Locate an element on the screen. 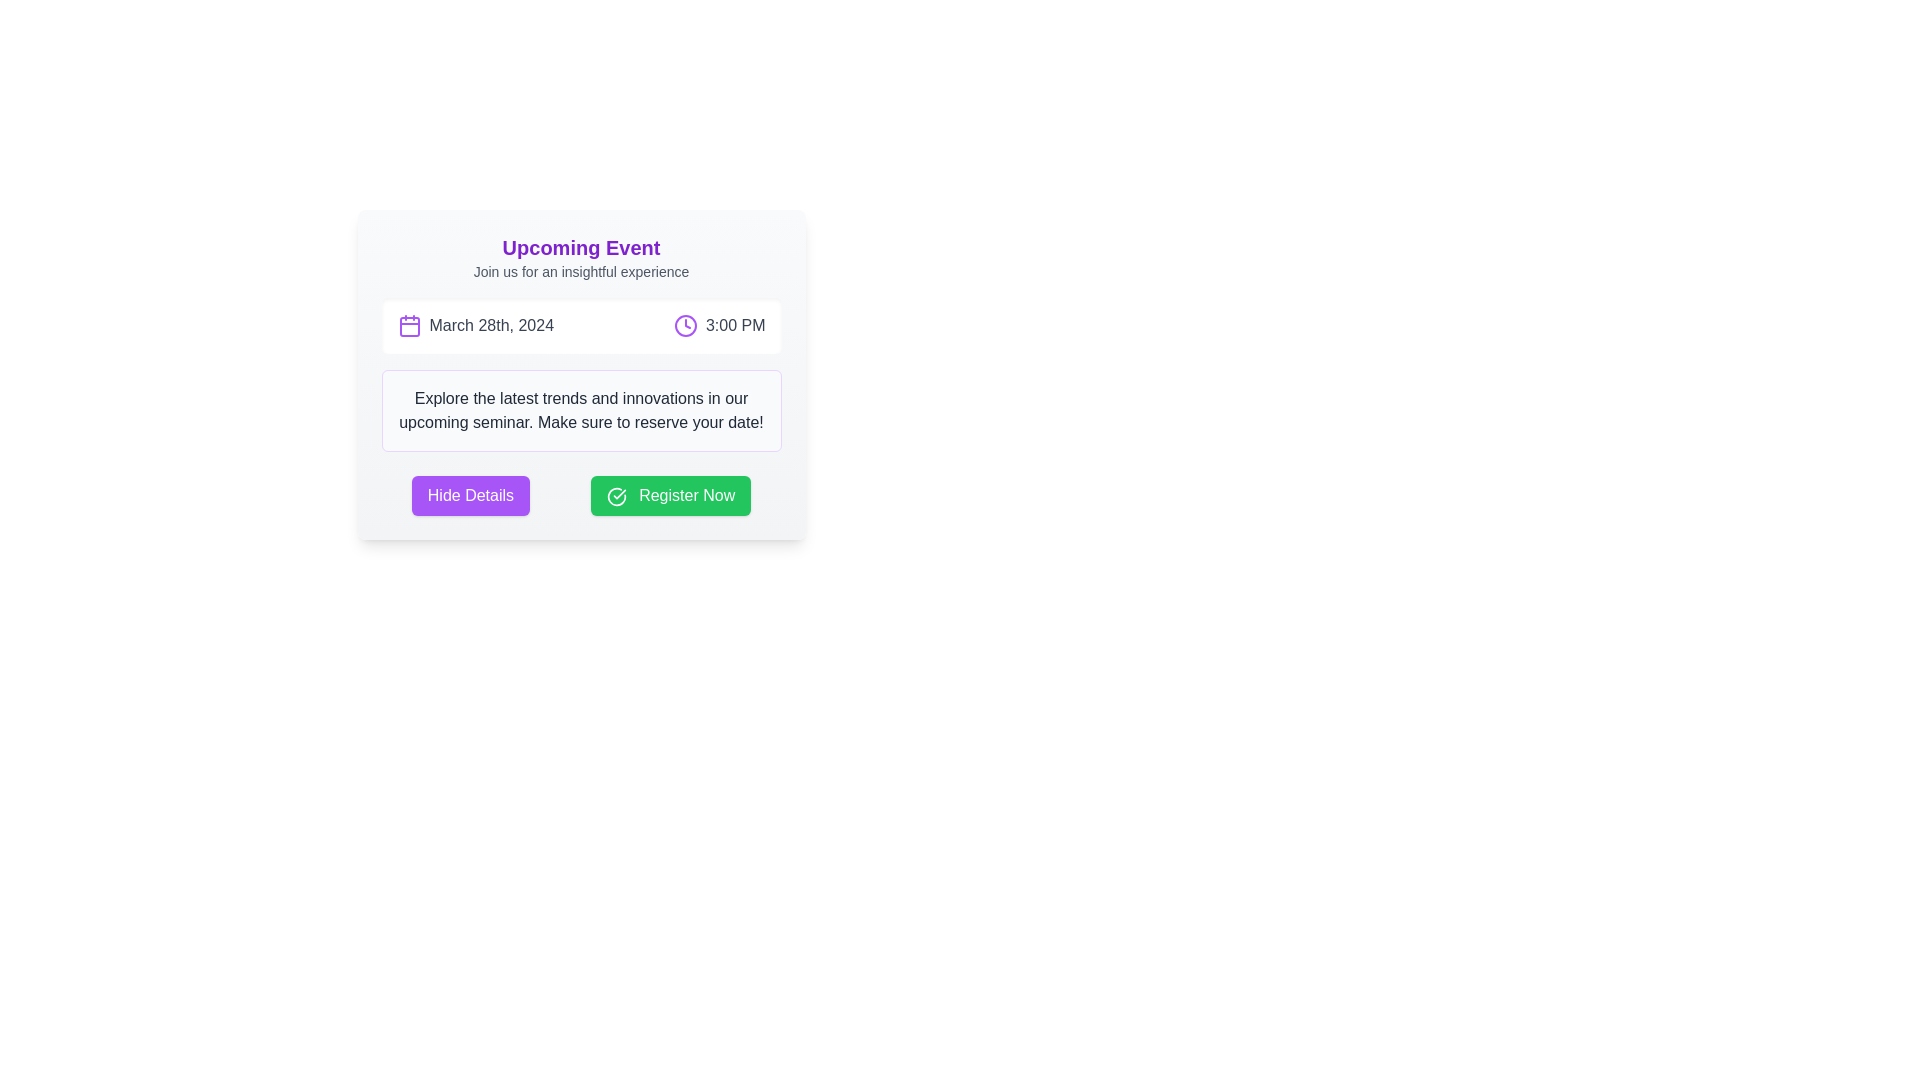  the circular green checkmark icon located beside the 'Register Now' text in the lower right corner of the card is located at coordinates (615, 495).